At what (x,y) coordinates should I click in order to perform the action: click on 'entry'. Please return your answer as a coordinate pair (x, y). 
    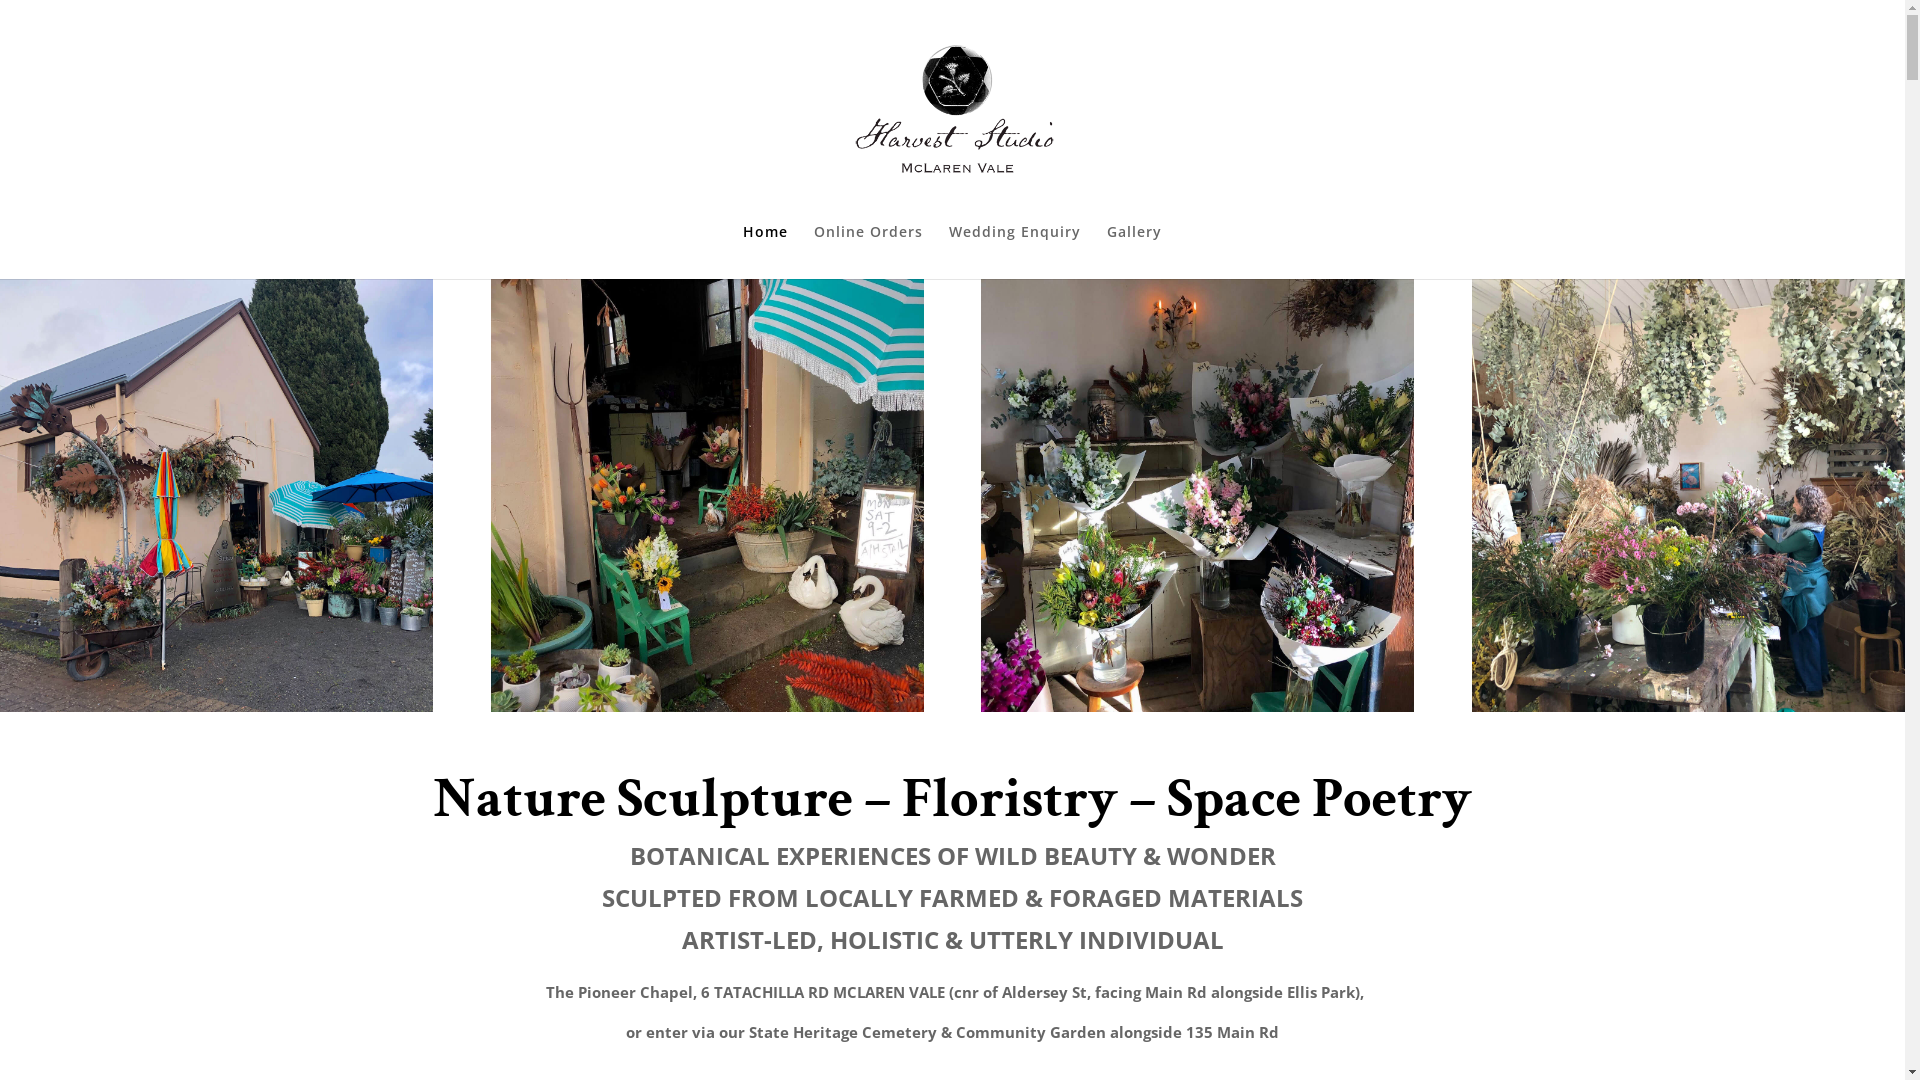
    Looking at the image, I should click on (707, 495).